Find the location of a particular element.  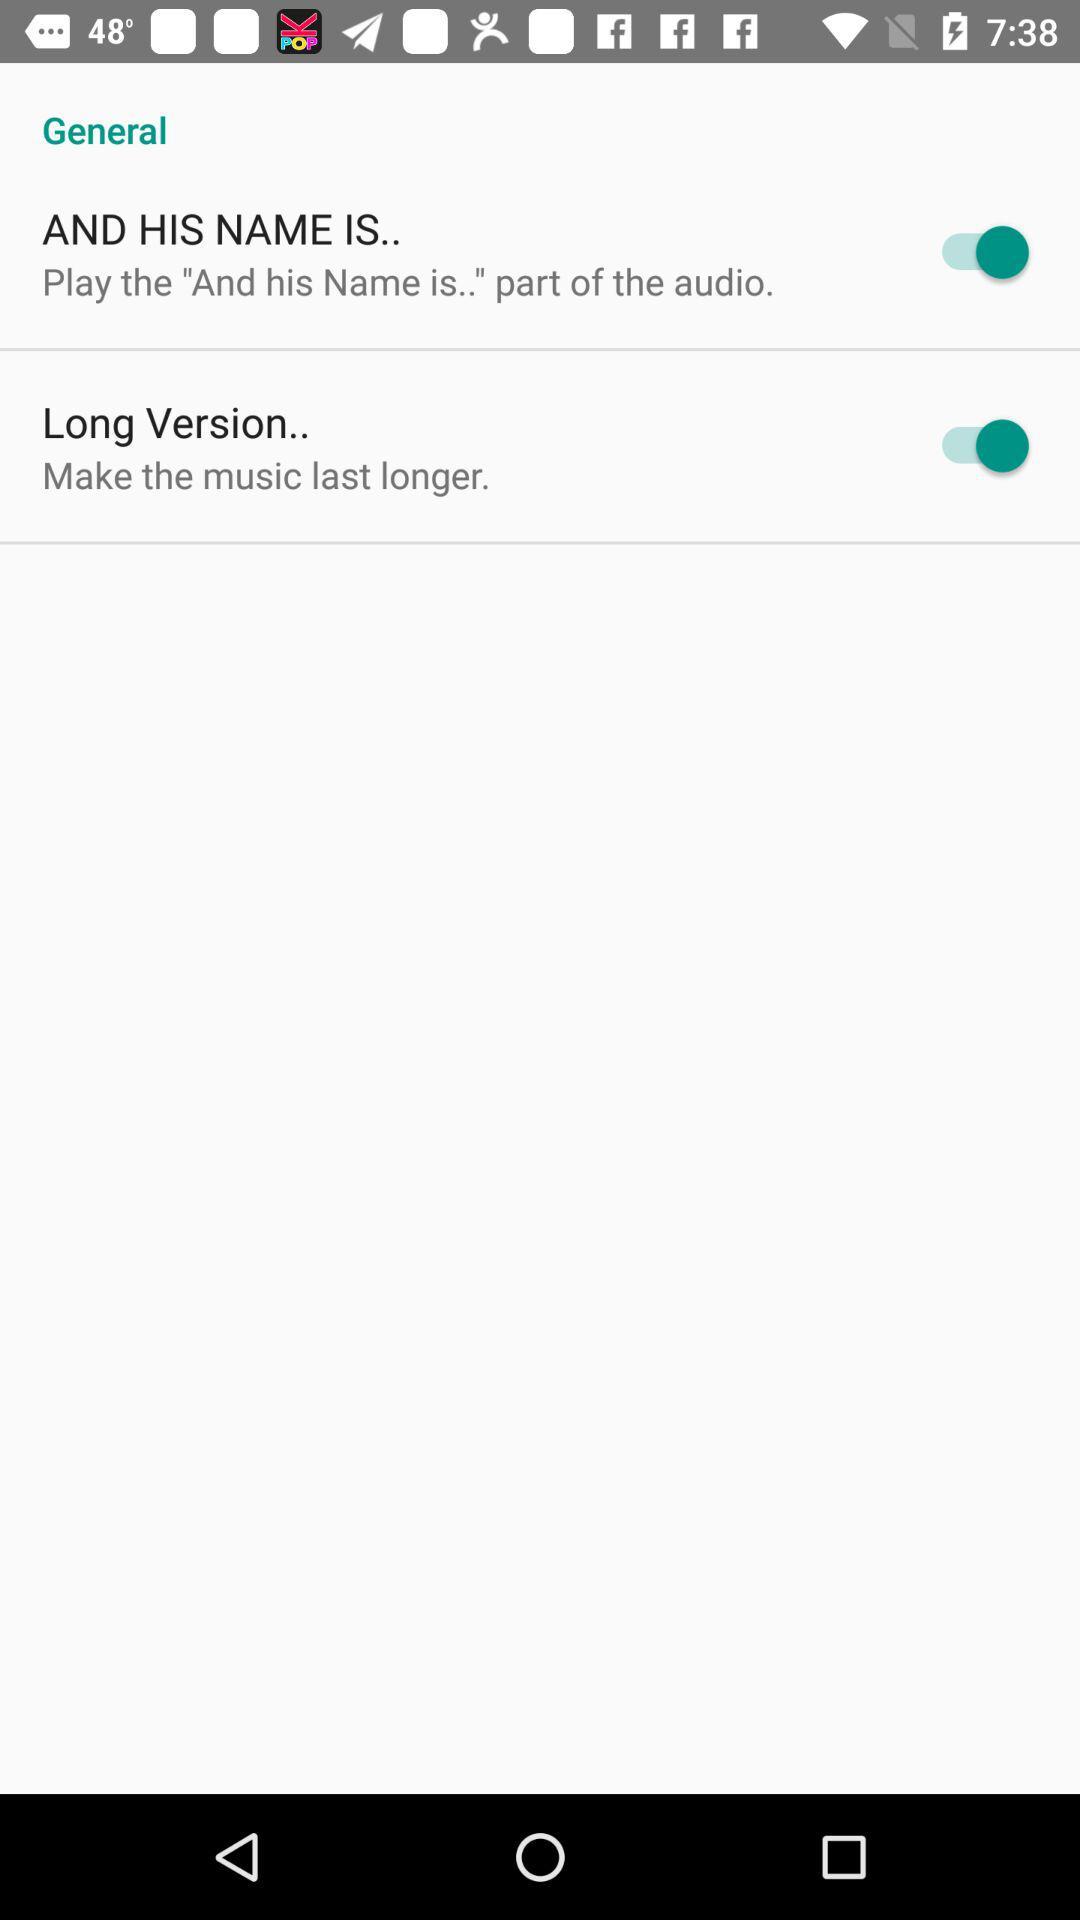

play the and icon is located at coordinates (407, 280).